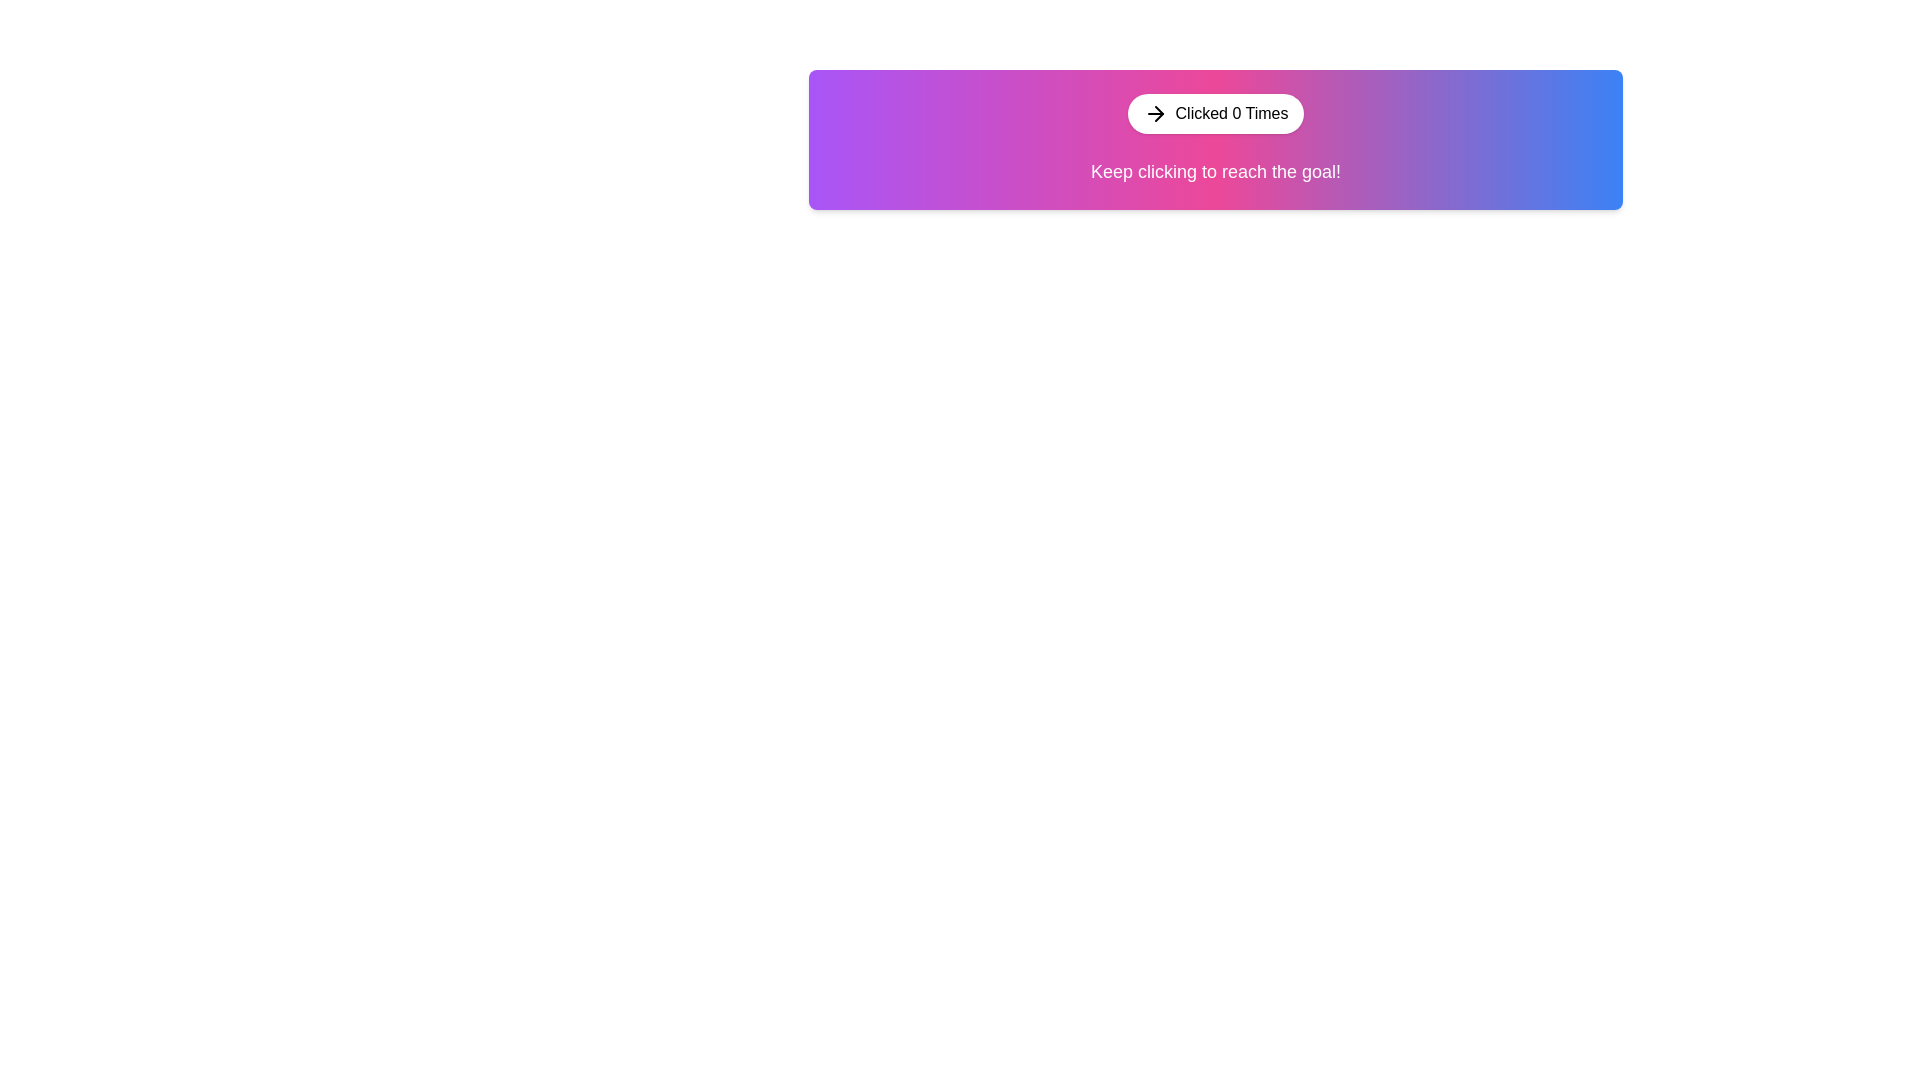 The width and height of the screenshot is (1920, 1080). Describe the element at coordinates (1155, 114) in the screenshot. I see `the rightward-pointing arrow icon located to the left side within the rounded button labeled 'Clicked 0 Times'` at that location.